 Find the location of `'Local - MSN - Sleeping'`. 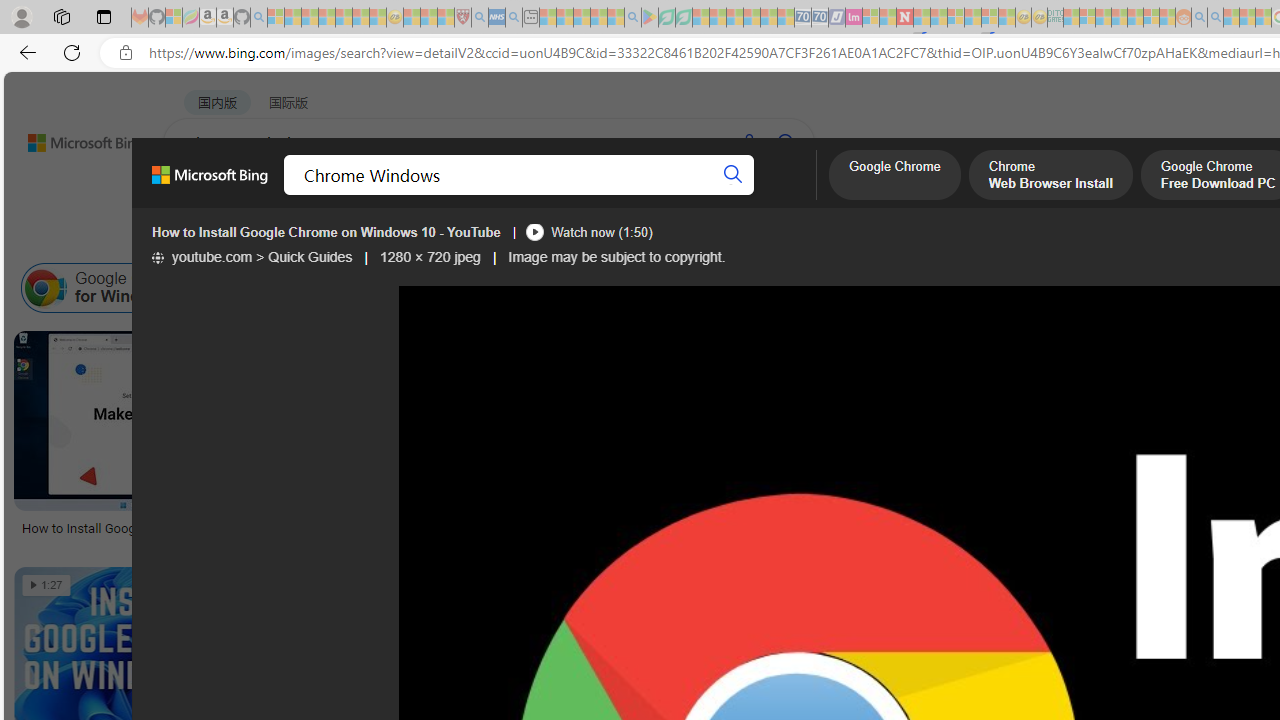

'Local - MSN - Sleeping' is located at coordinates (445, 17).